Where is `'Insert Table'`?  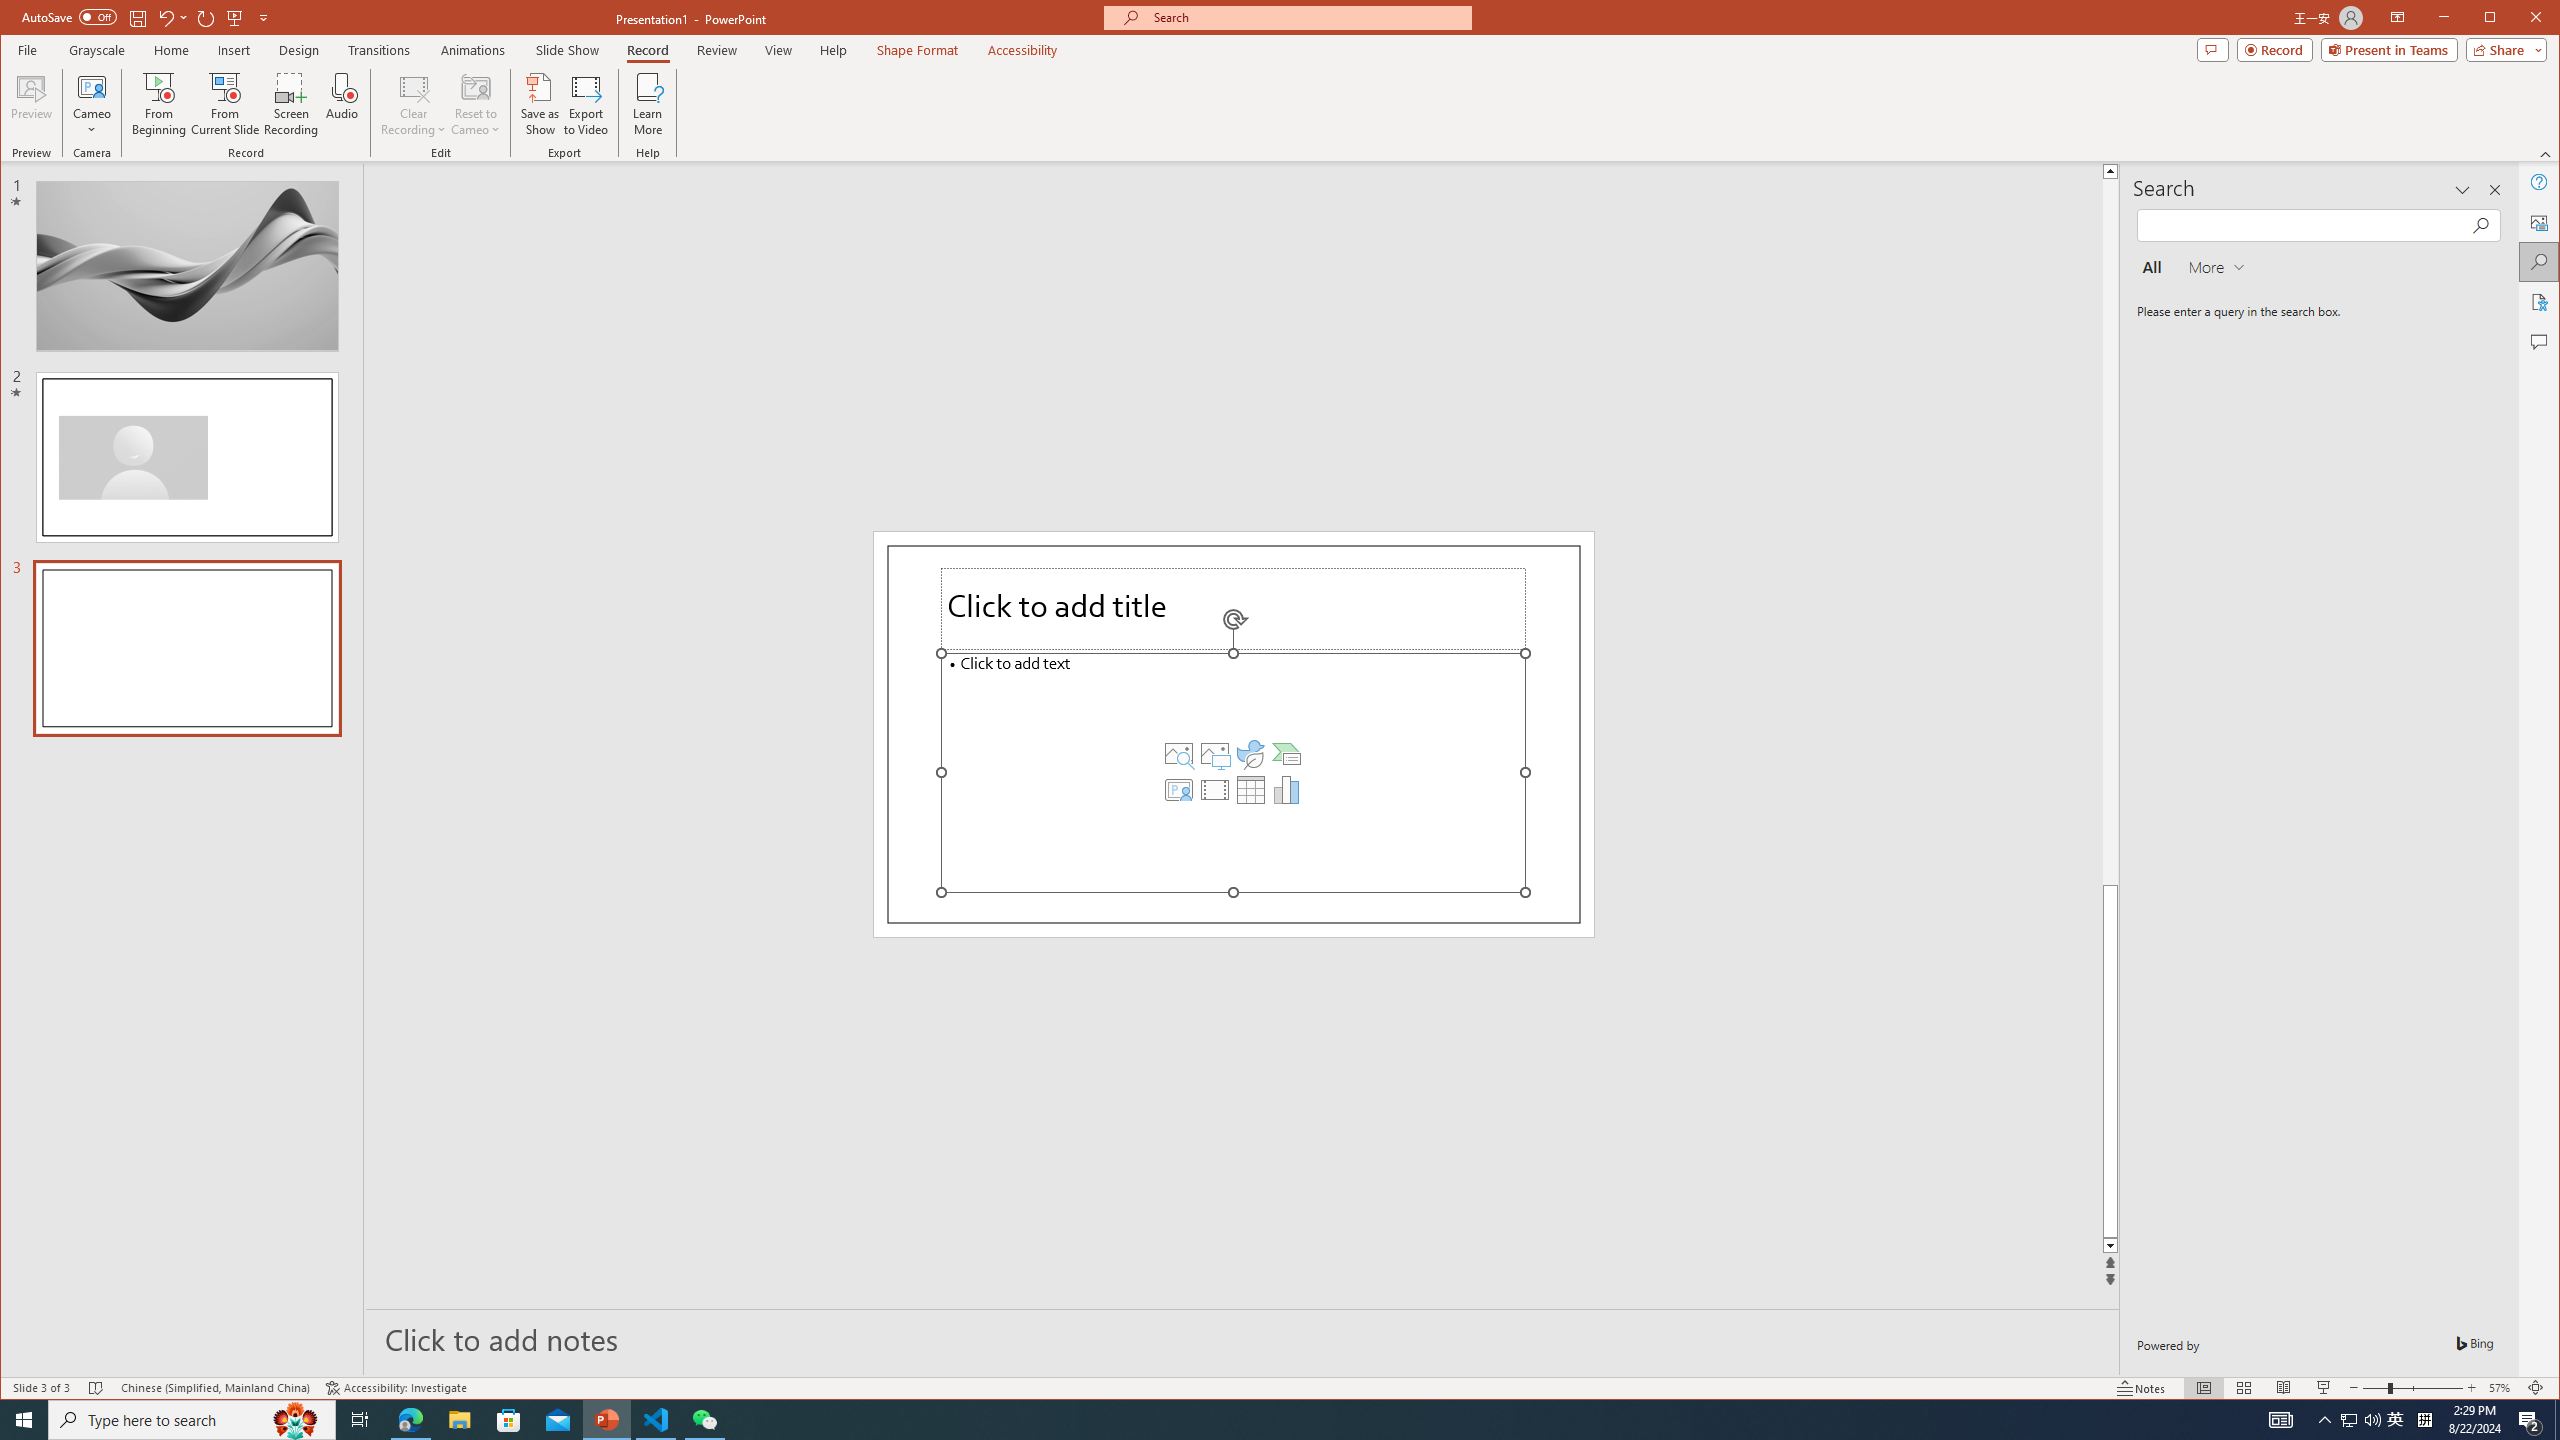 'Insert Table' is located at coordinates (1250, 789).